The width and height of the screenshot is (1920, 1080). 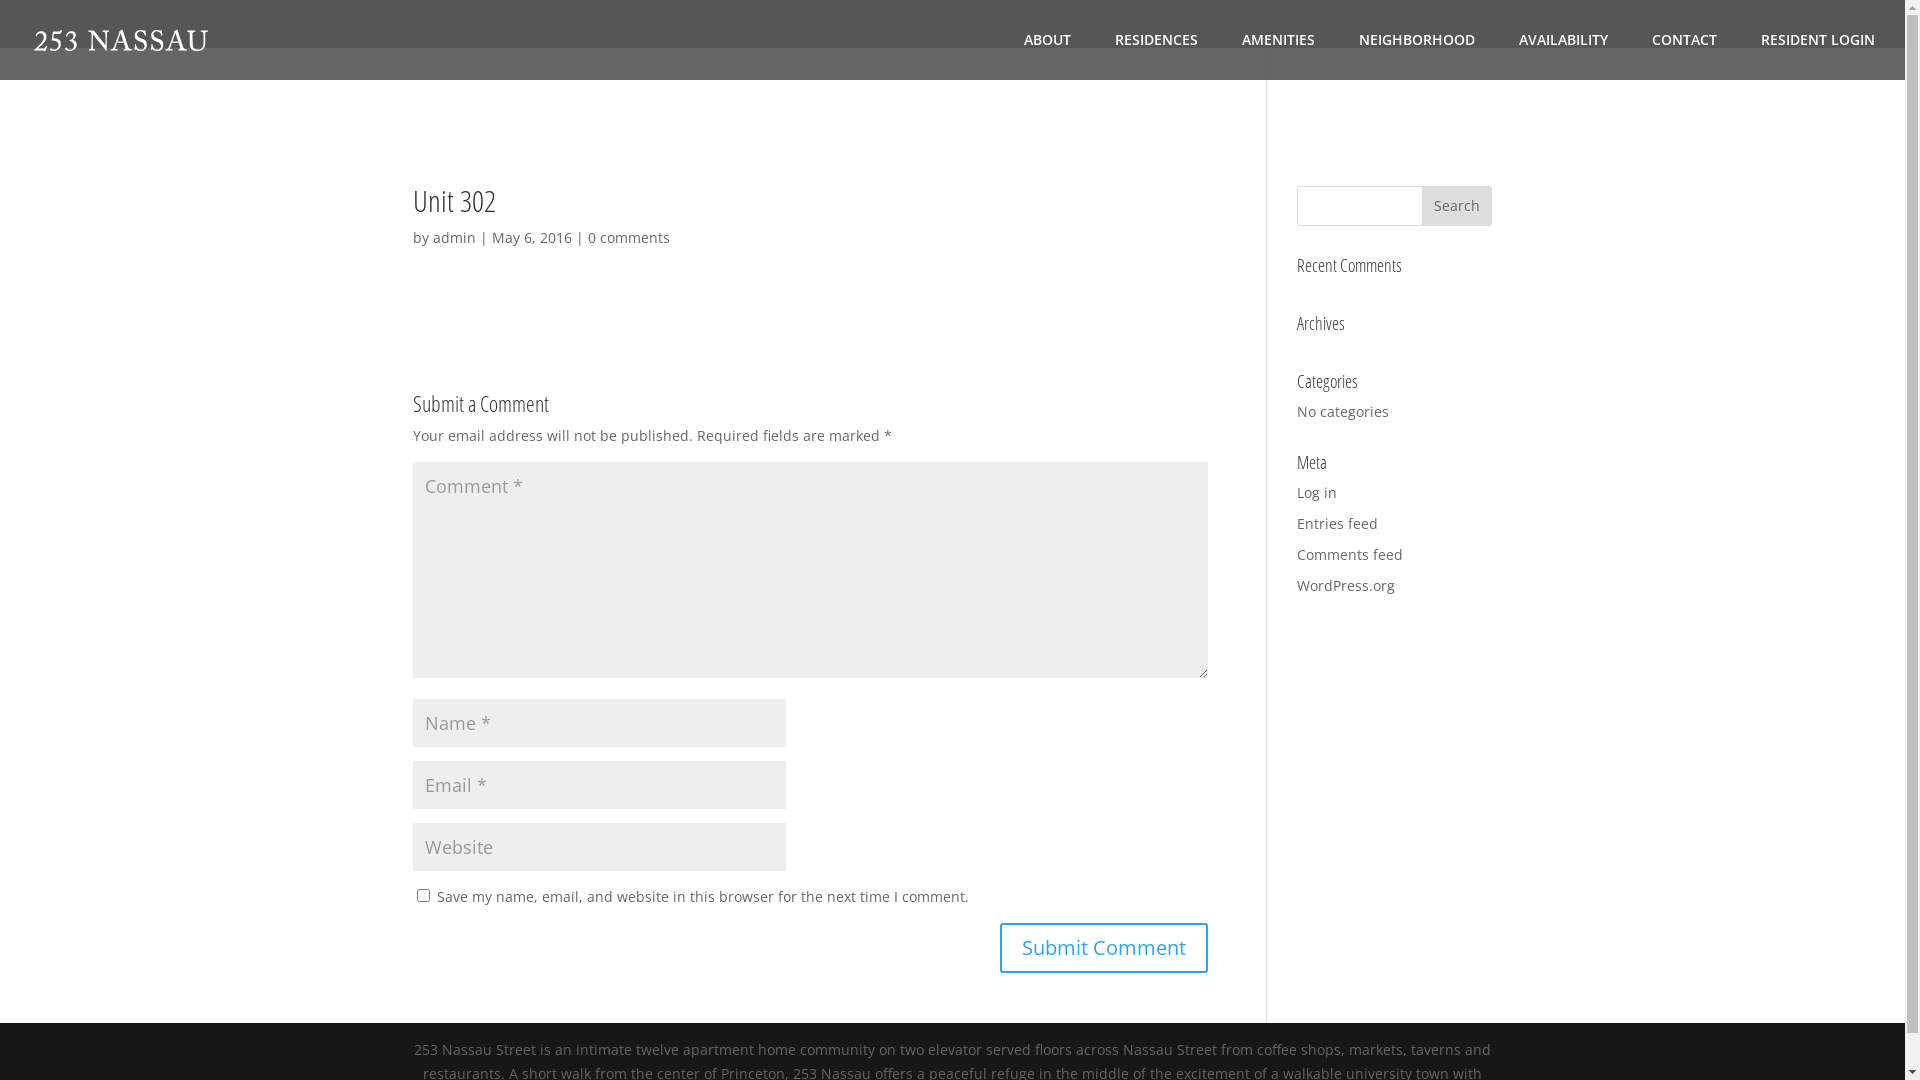 I want to click on 'NEIGHBORHOOD', so click(x=1415, y=55).